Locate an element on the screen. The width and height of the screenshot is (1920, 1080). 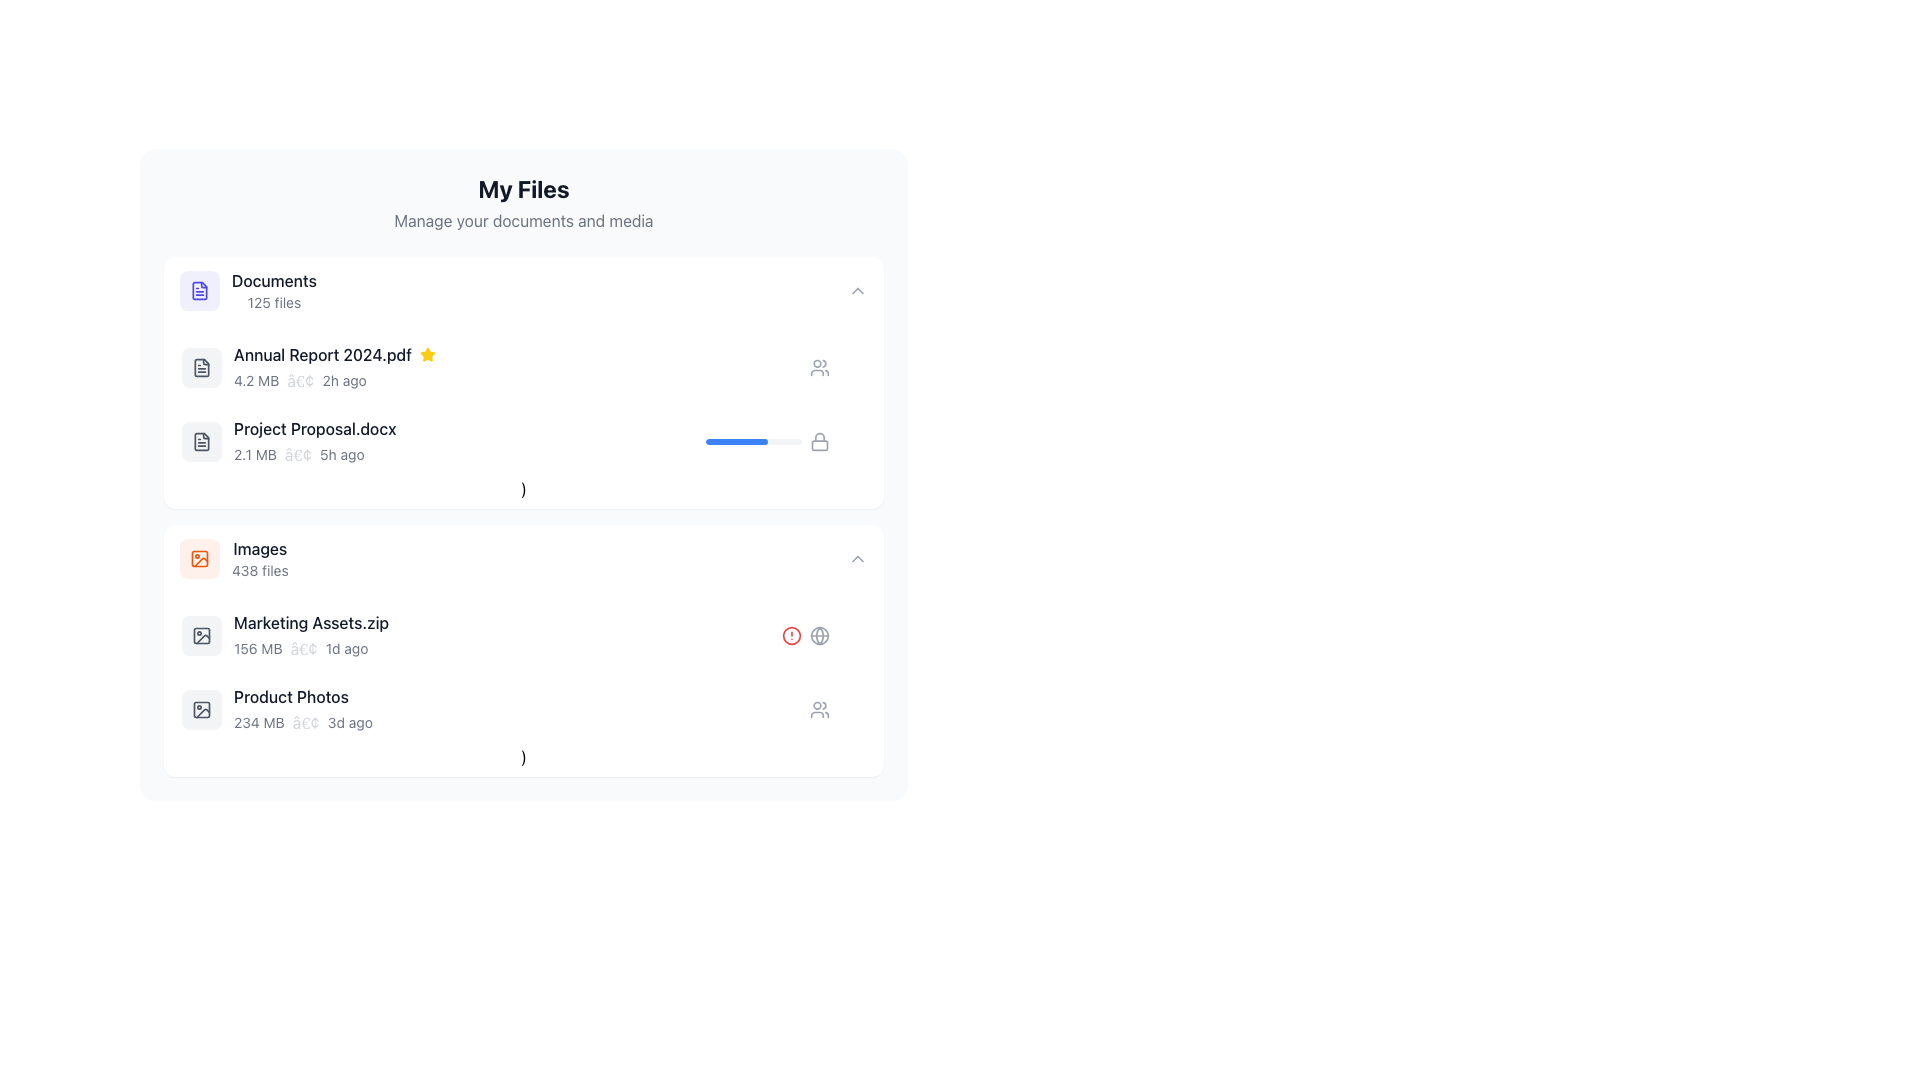
the List item displaying file information for 'Marketing Assets.zip' is located at coordinates (523, 636).